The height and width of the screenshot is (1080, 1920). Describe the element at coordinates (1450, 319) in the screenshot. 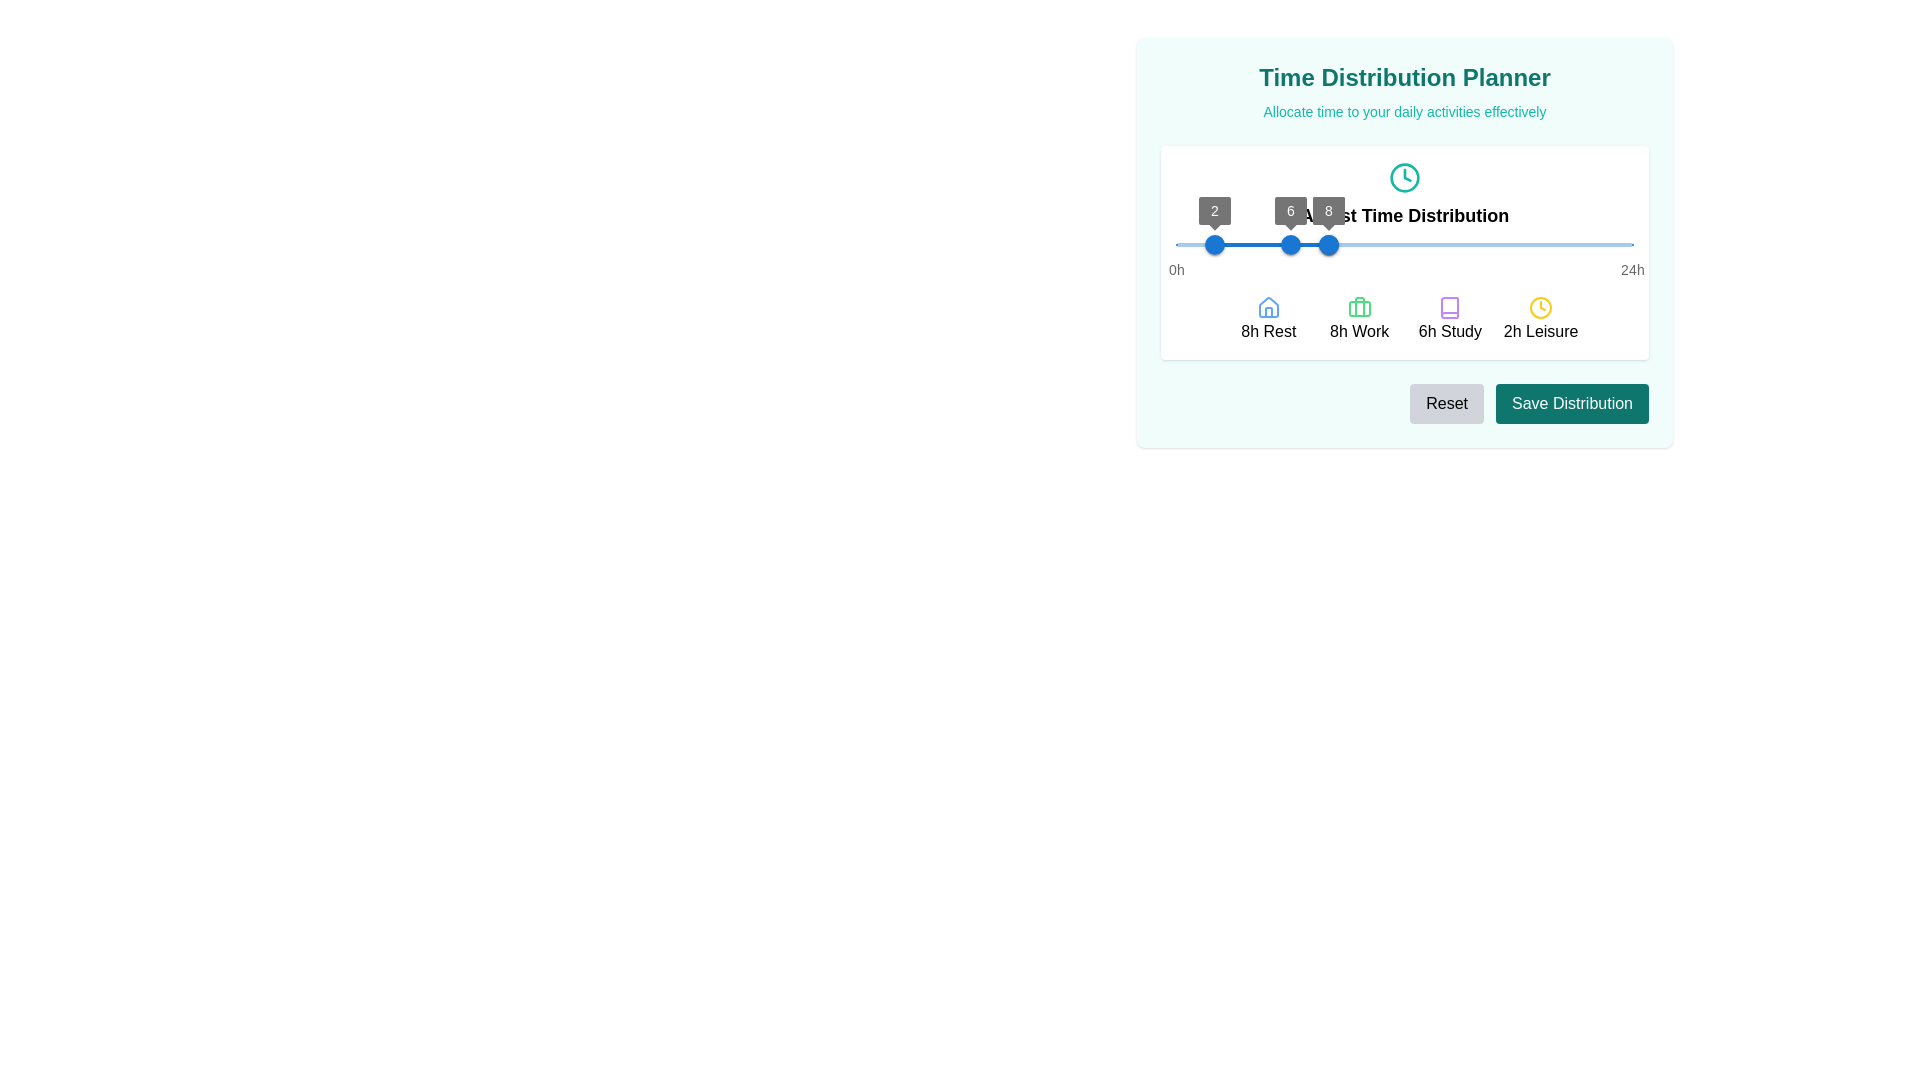

I see `the Label with the purple book icon and text label '6h Study', which is the third item in the Time Distribution Planner panel's grid layout` at that location.